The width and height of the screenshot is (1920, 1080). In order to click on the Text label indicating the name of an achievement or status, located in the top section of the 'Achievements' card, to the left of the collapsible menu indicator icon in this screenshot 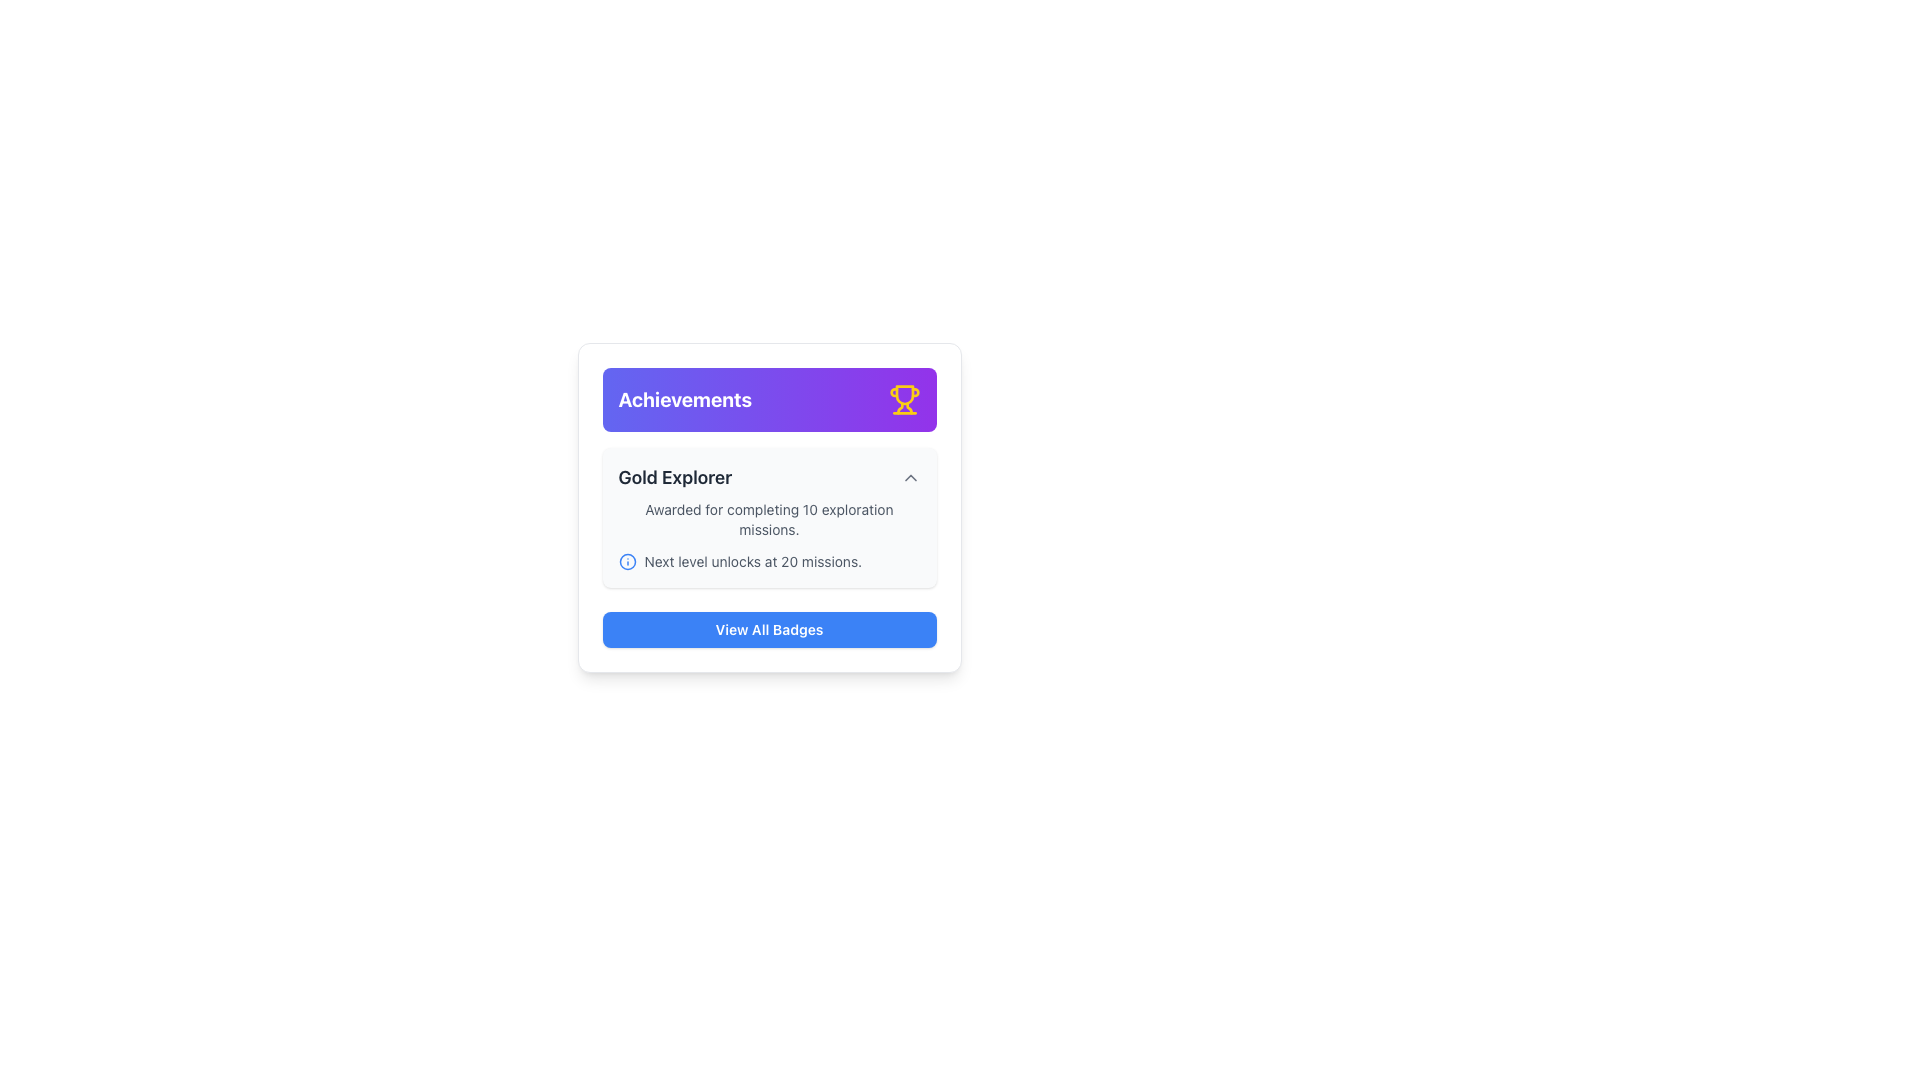, I will do `click(675, 478)`.